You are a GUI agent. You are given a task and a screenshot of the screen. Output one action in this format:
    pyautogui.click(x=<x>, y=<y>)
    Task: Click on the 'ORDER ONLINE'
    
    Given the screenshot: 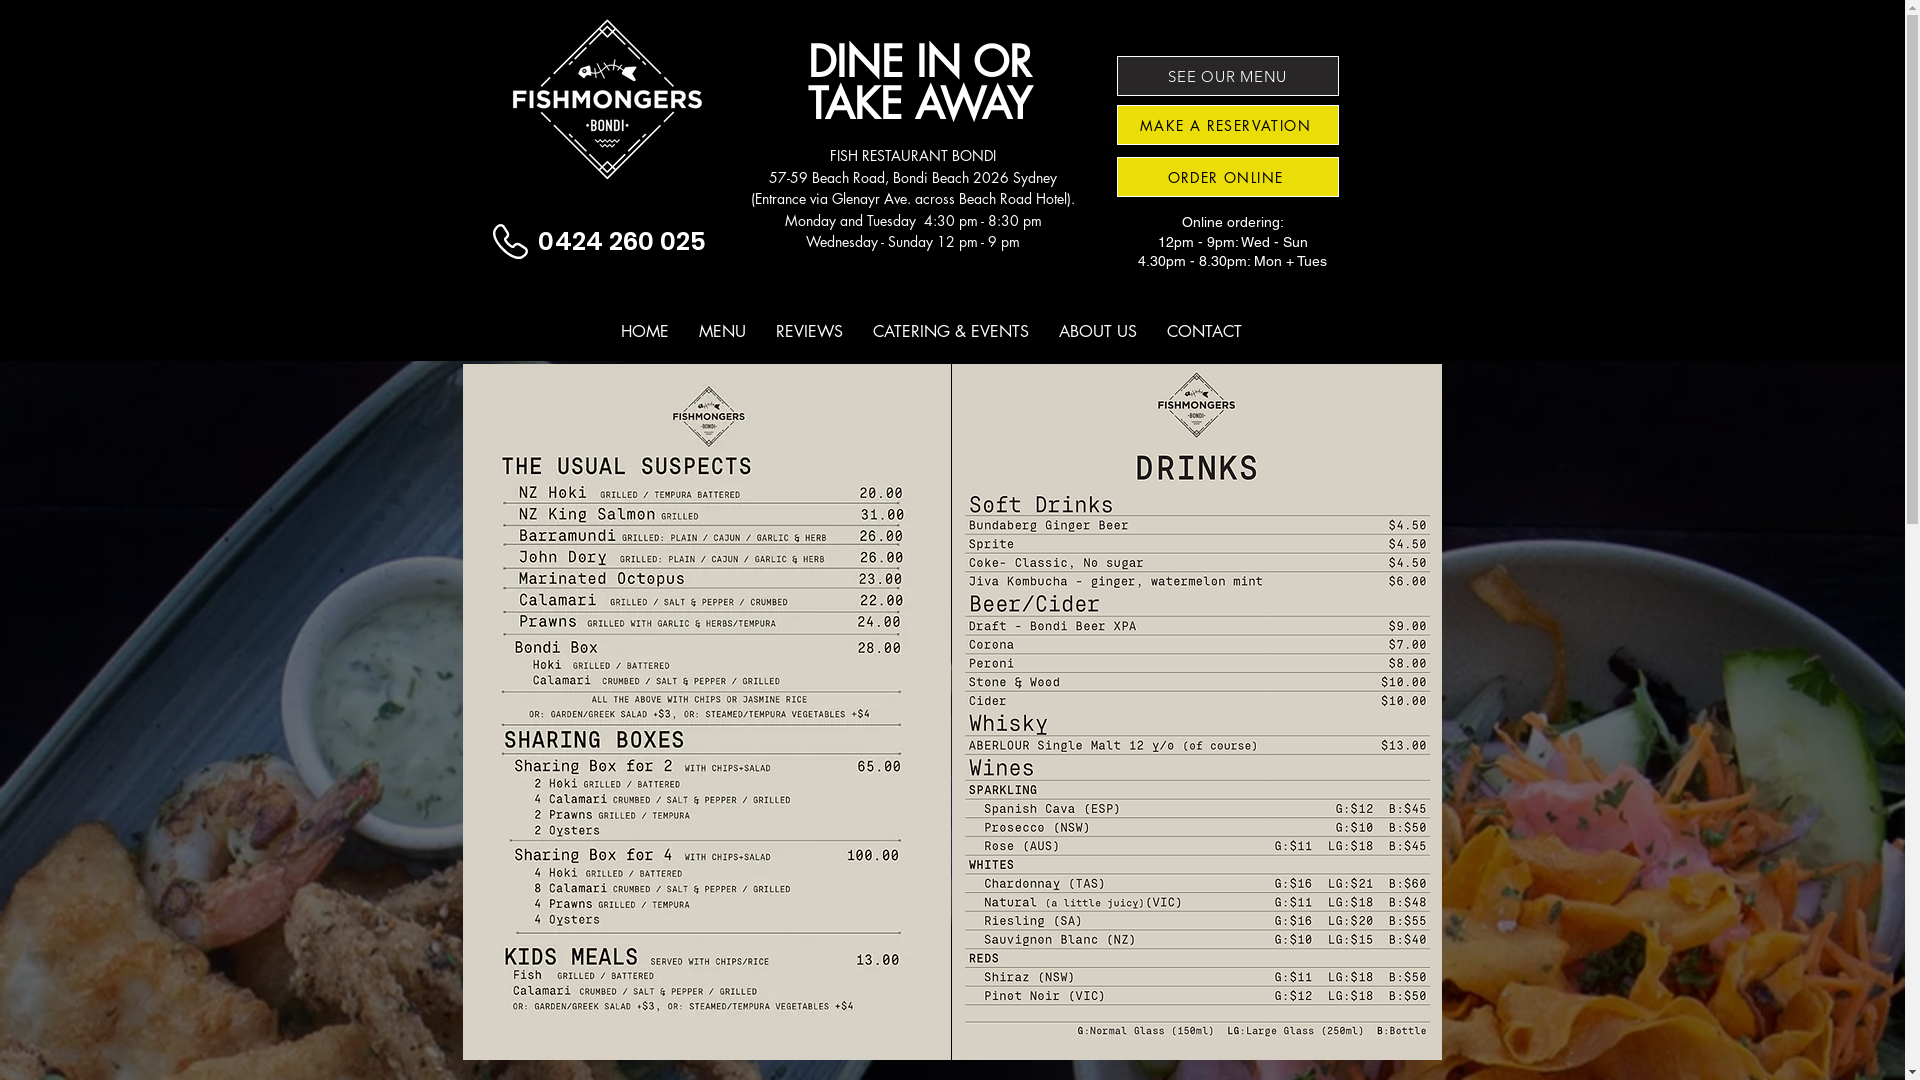 What is the action you would take?
    pyautogui.click(x=1226, y=176)
    